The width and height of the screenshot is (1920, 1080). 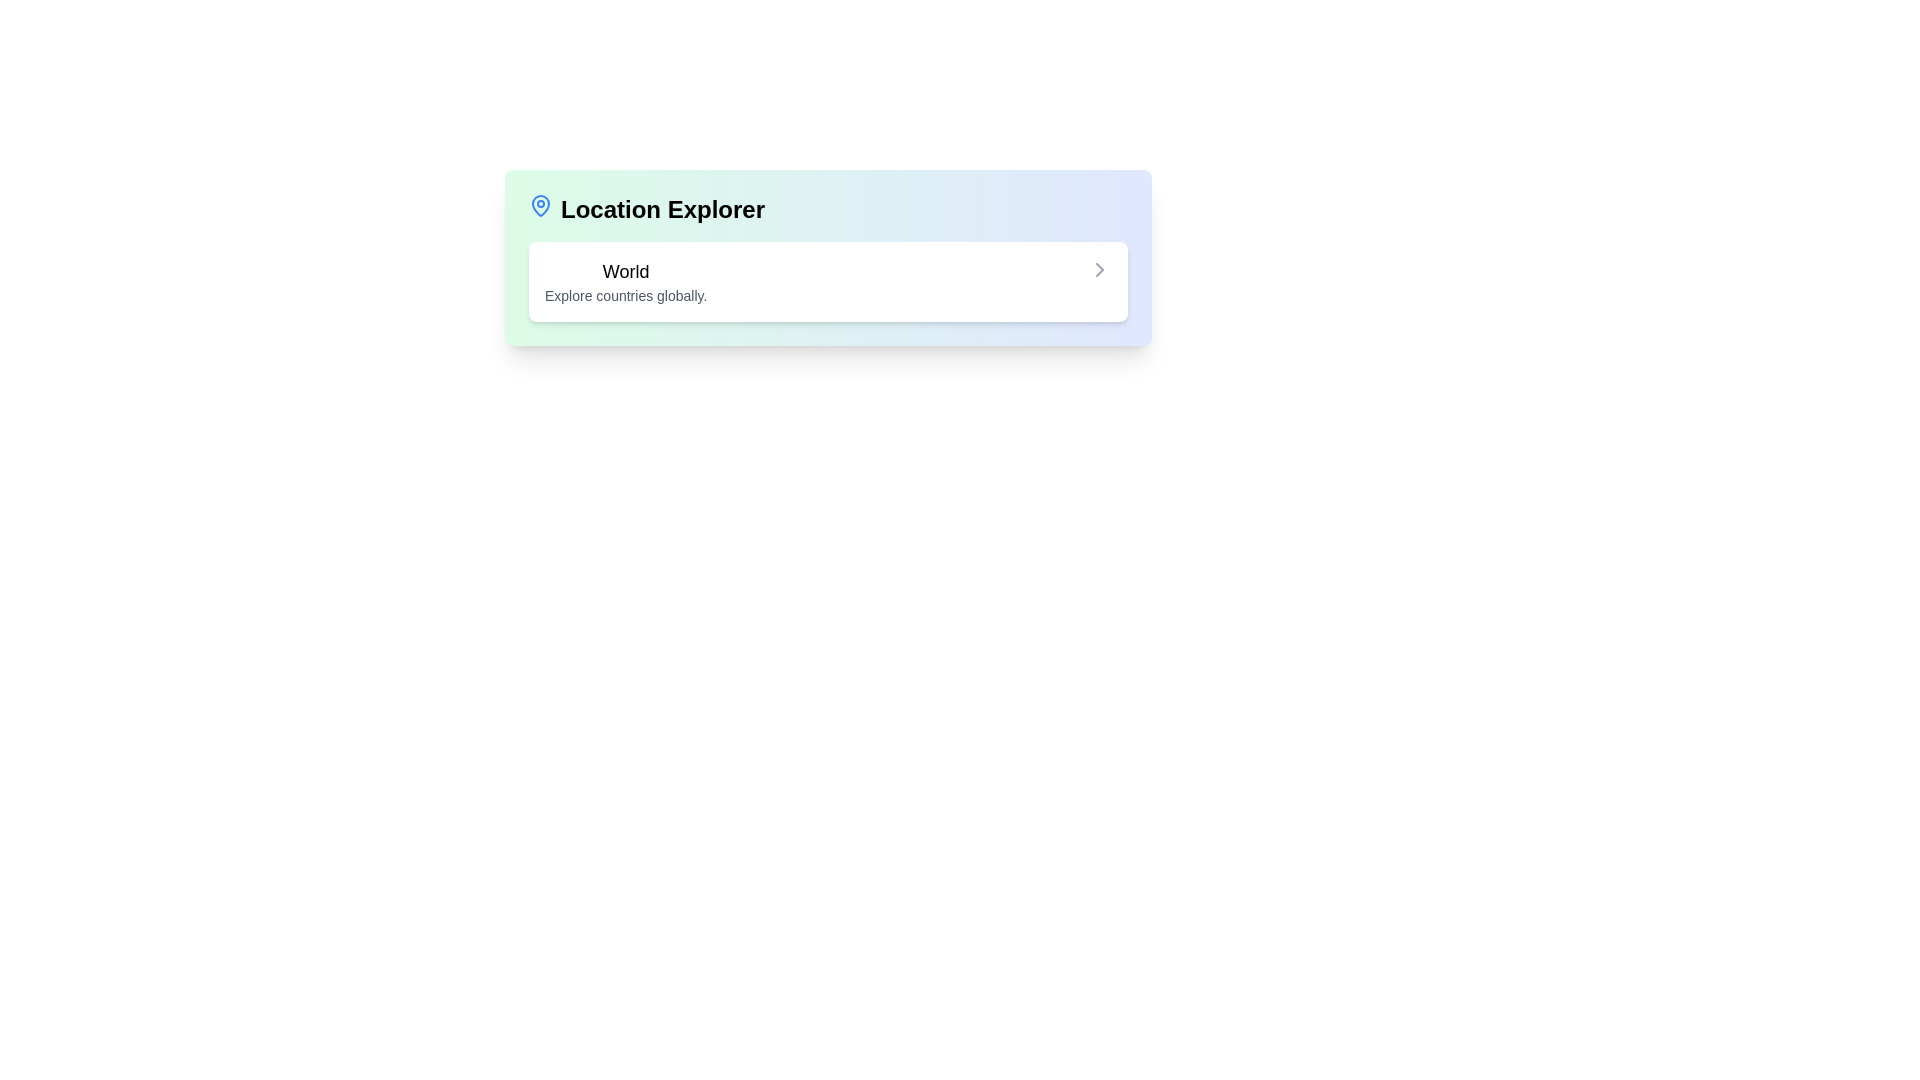 I want to click on the right-facing chevron arrow icon located on the right side of the 'World' text field, so click(x=1098, y=270).